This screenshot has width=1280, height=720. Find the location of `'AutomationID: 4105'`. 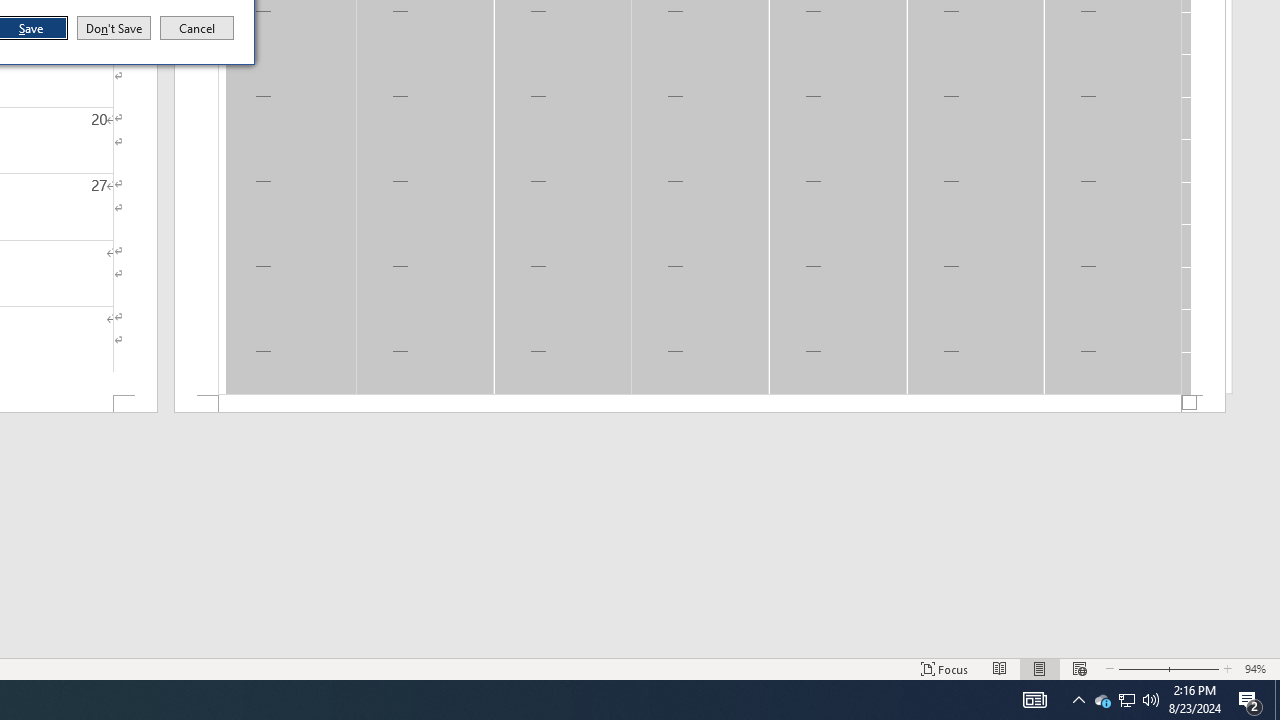

'AutomationID: 4105' is located at coordinates (1034, 698).